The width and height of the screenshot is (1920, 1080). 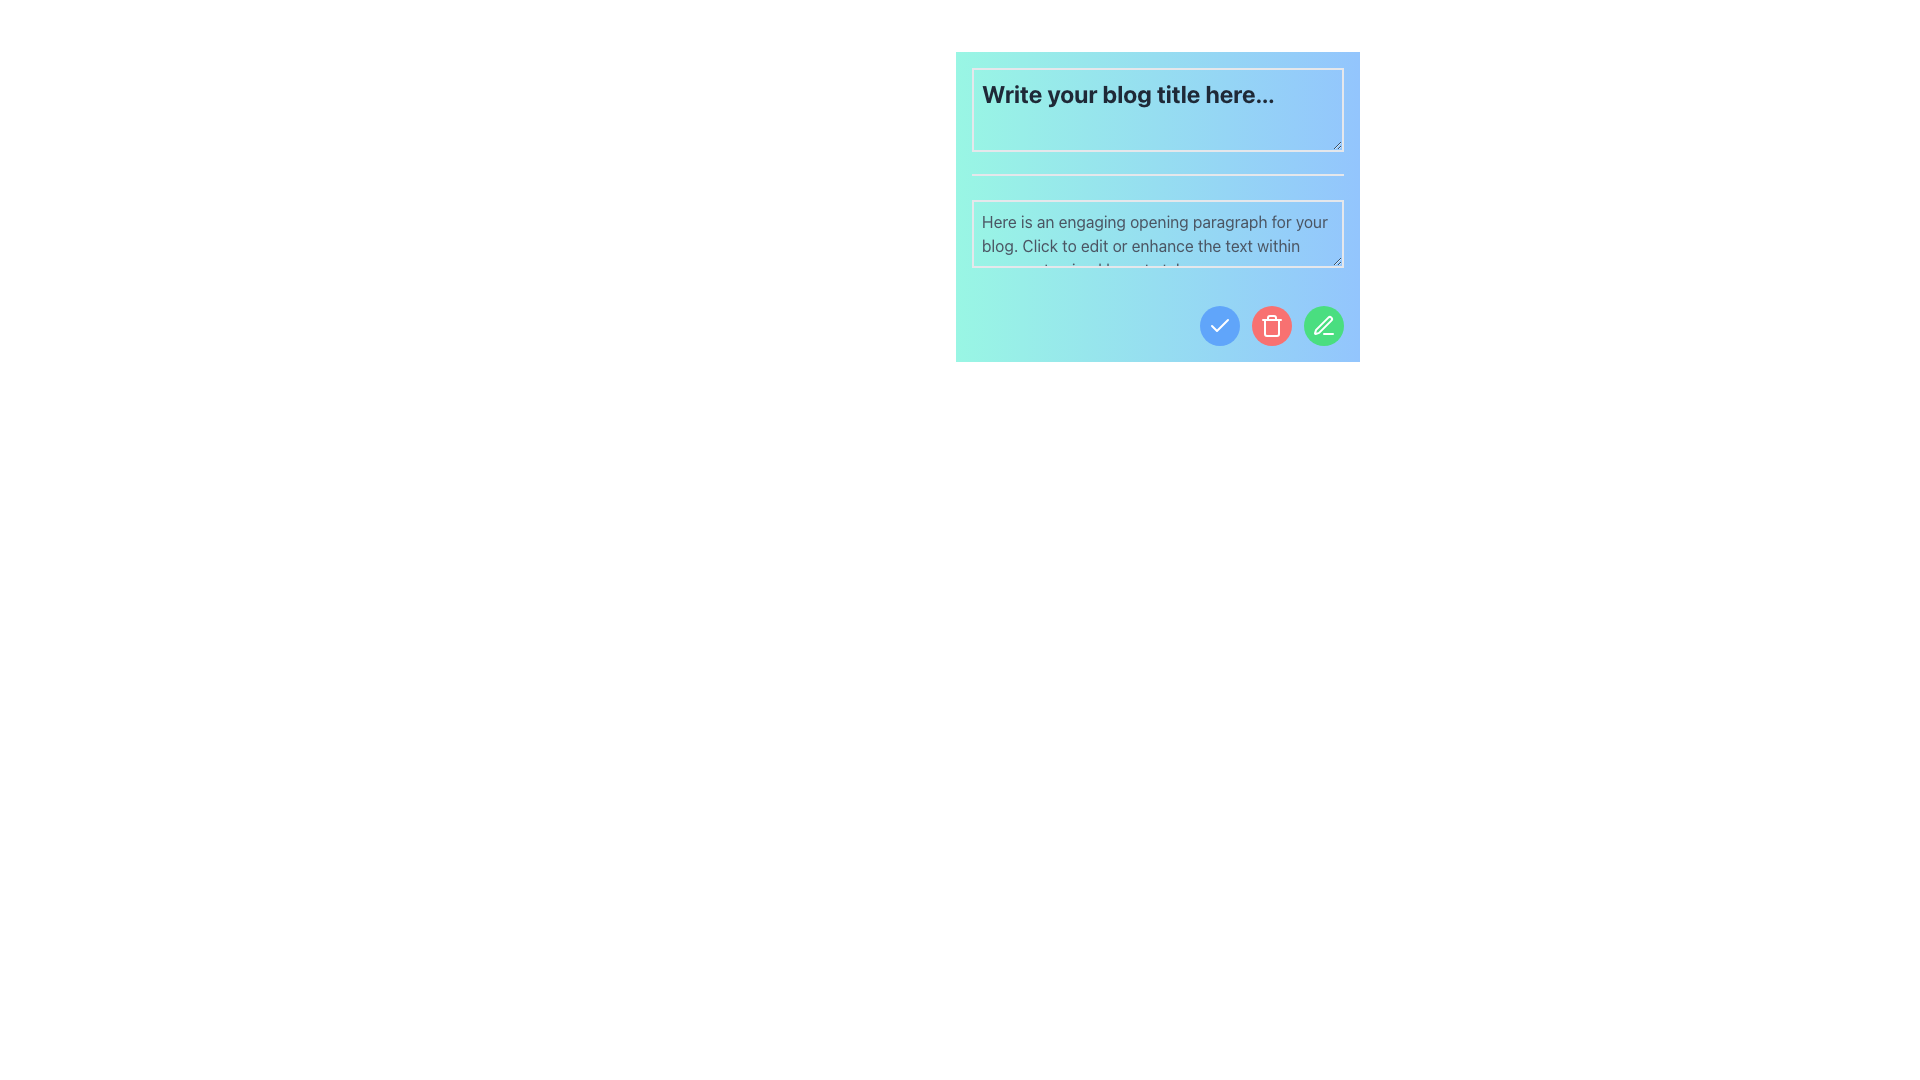 What do you see at coordinates (1324, 325) in the screenshot?
I see `the fourth circular button located at the bottom right of the panel` at bounding box center [1324, 325].